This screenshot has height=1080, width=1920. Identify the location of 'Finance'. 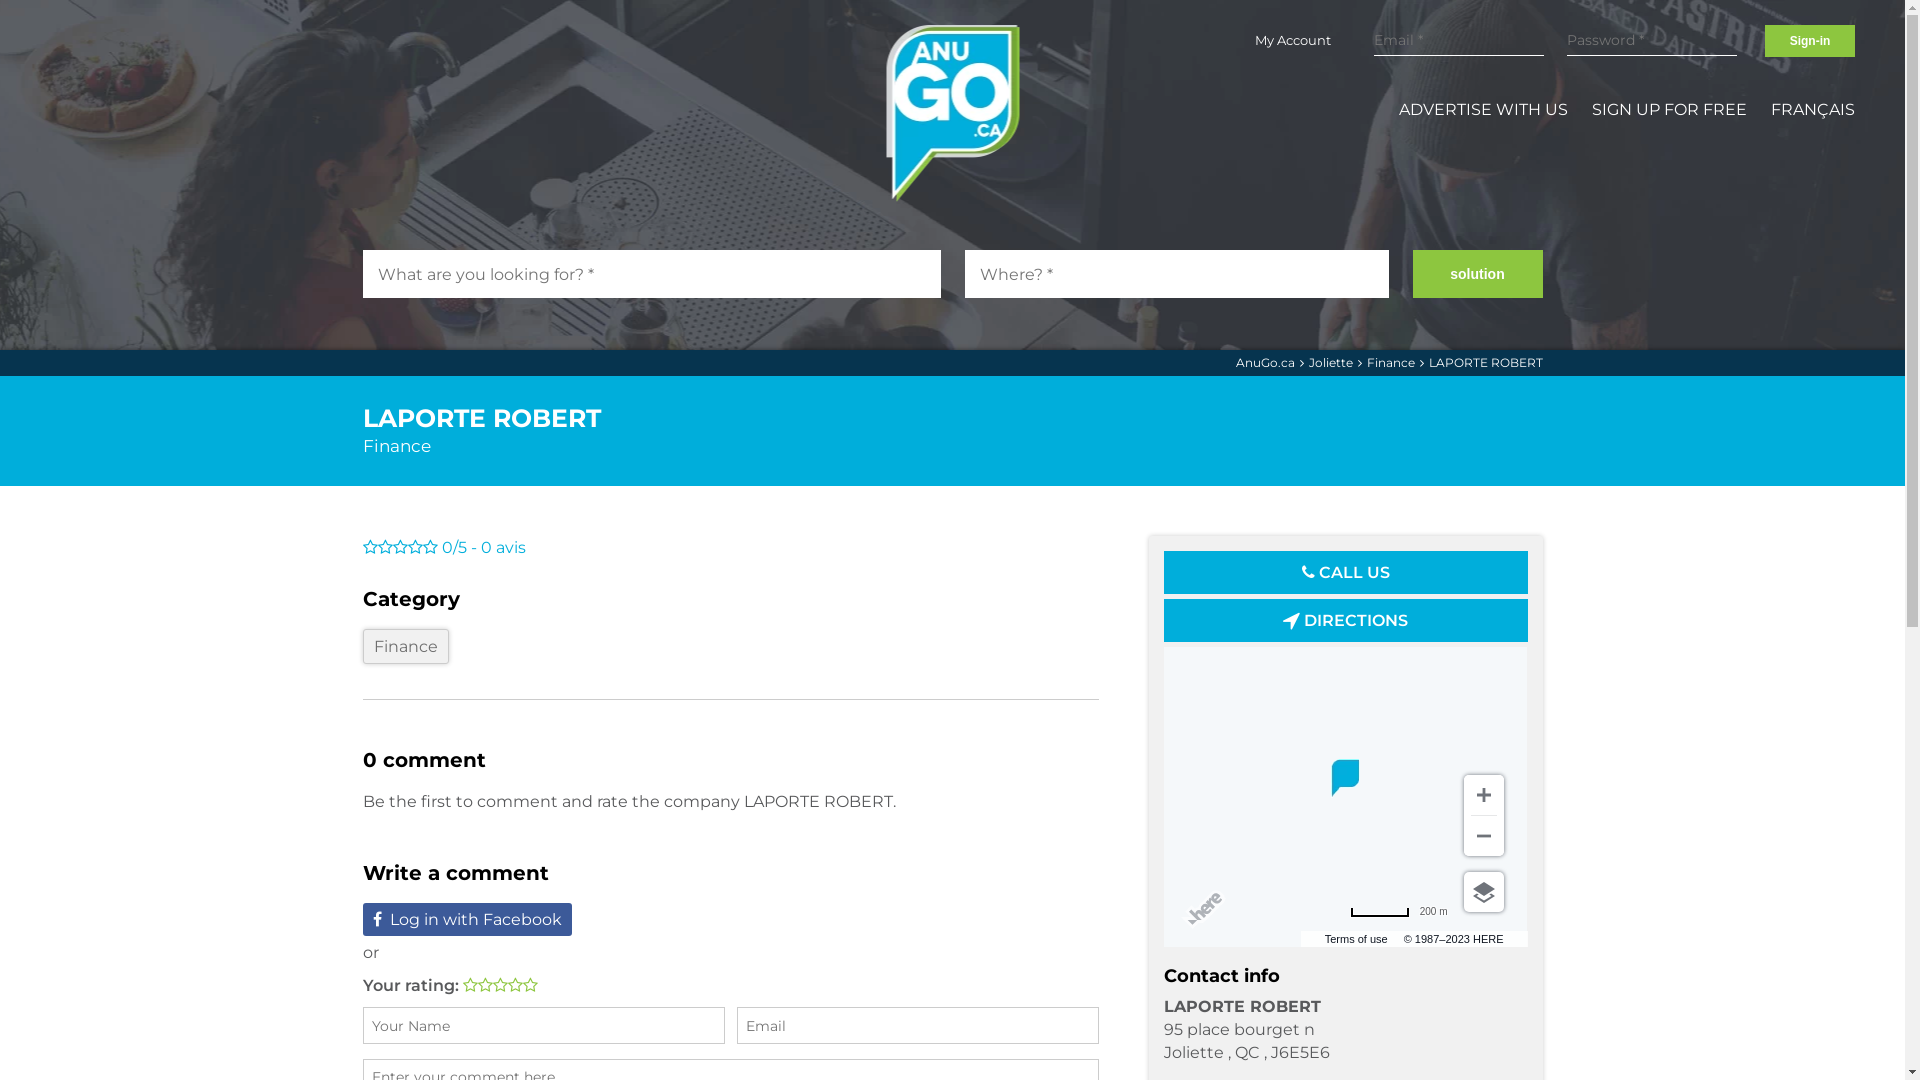
(403, 646).